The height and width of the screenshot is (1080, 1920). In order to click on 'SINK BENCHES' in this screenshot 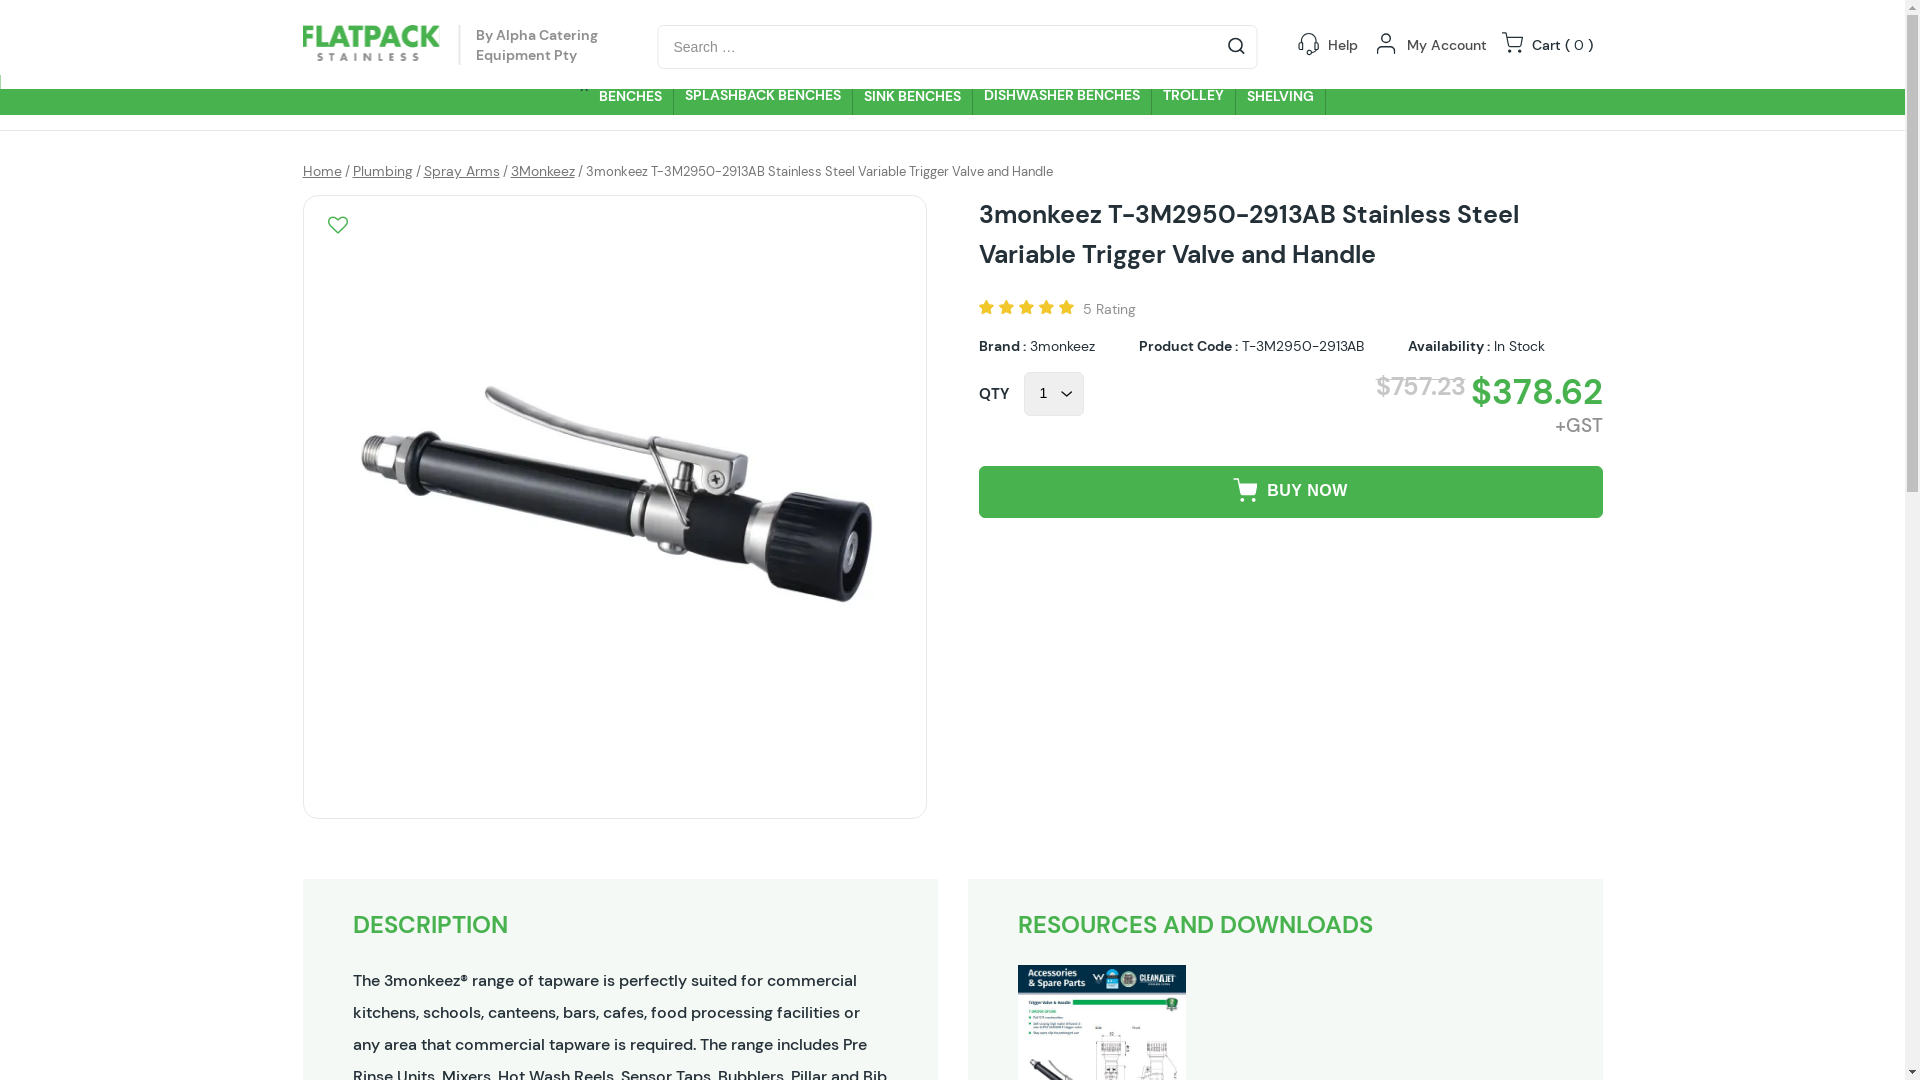, I will do `click(851, 95)`.